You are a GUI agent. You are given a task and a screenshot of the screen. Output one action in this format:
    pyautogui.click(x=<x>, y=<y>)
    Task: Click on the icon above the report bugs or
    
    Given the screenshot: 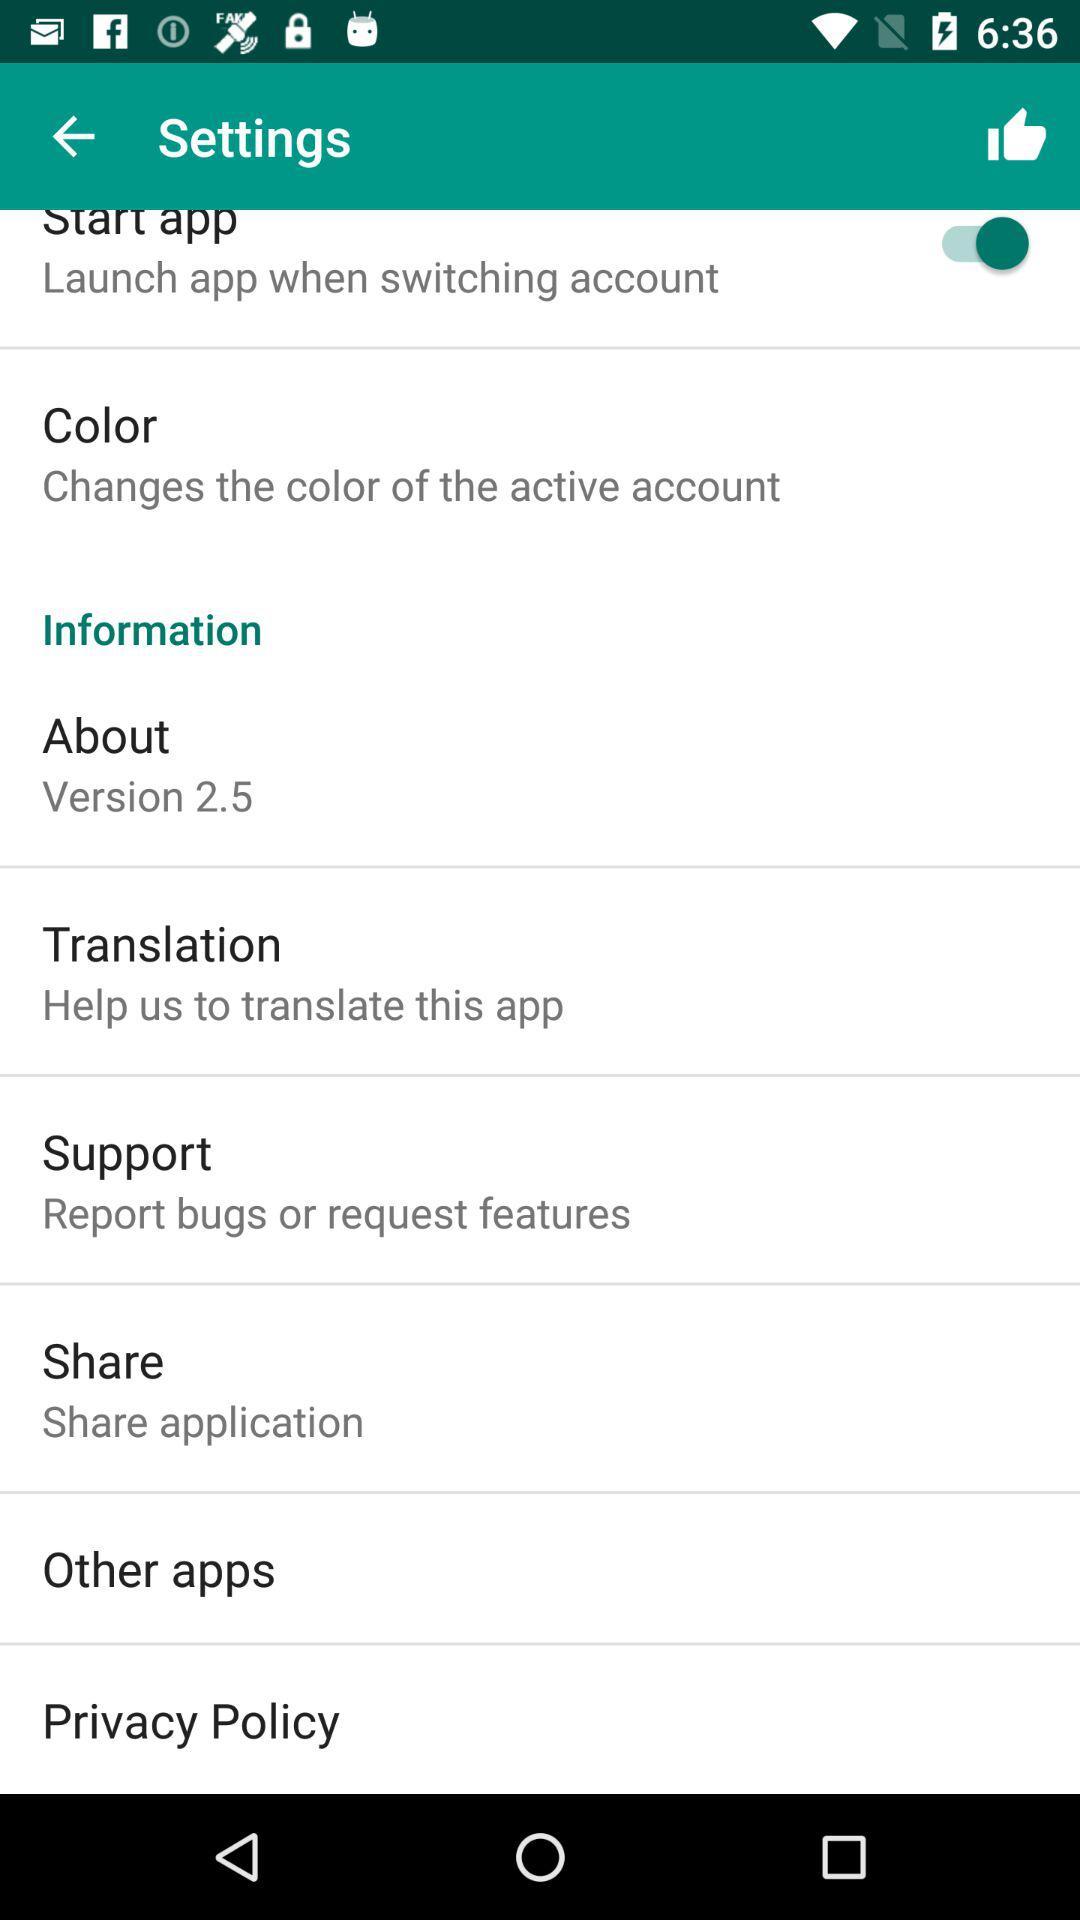 What is the action you would take?
    pyautogui.click(x=127, y=1151)
    